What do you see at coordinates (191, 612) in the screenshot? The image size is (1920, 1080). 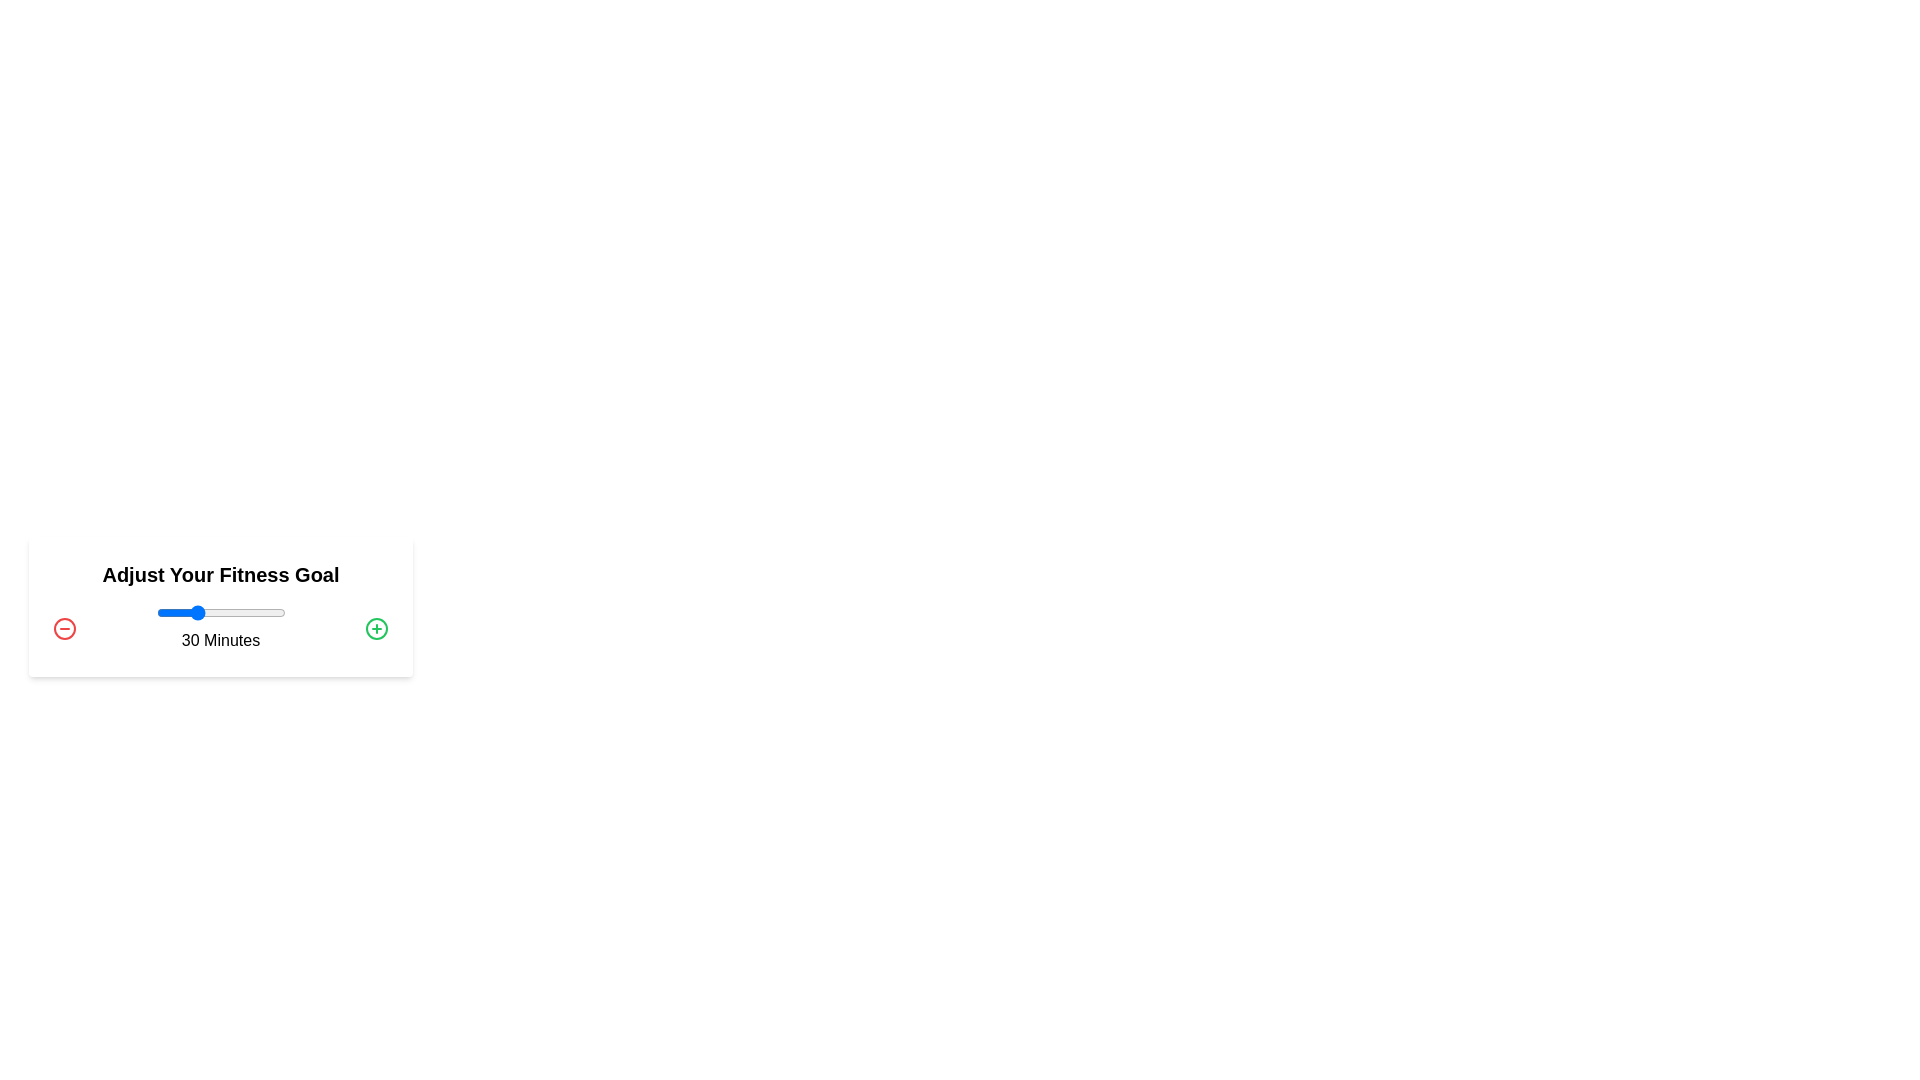 I see `fitness goal` at bounding box center [191, 612].